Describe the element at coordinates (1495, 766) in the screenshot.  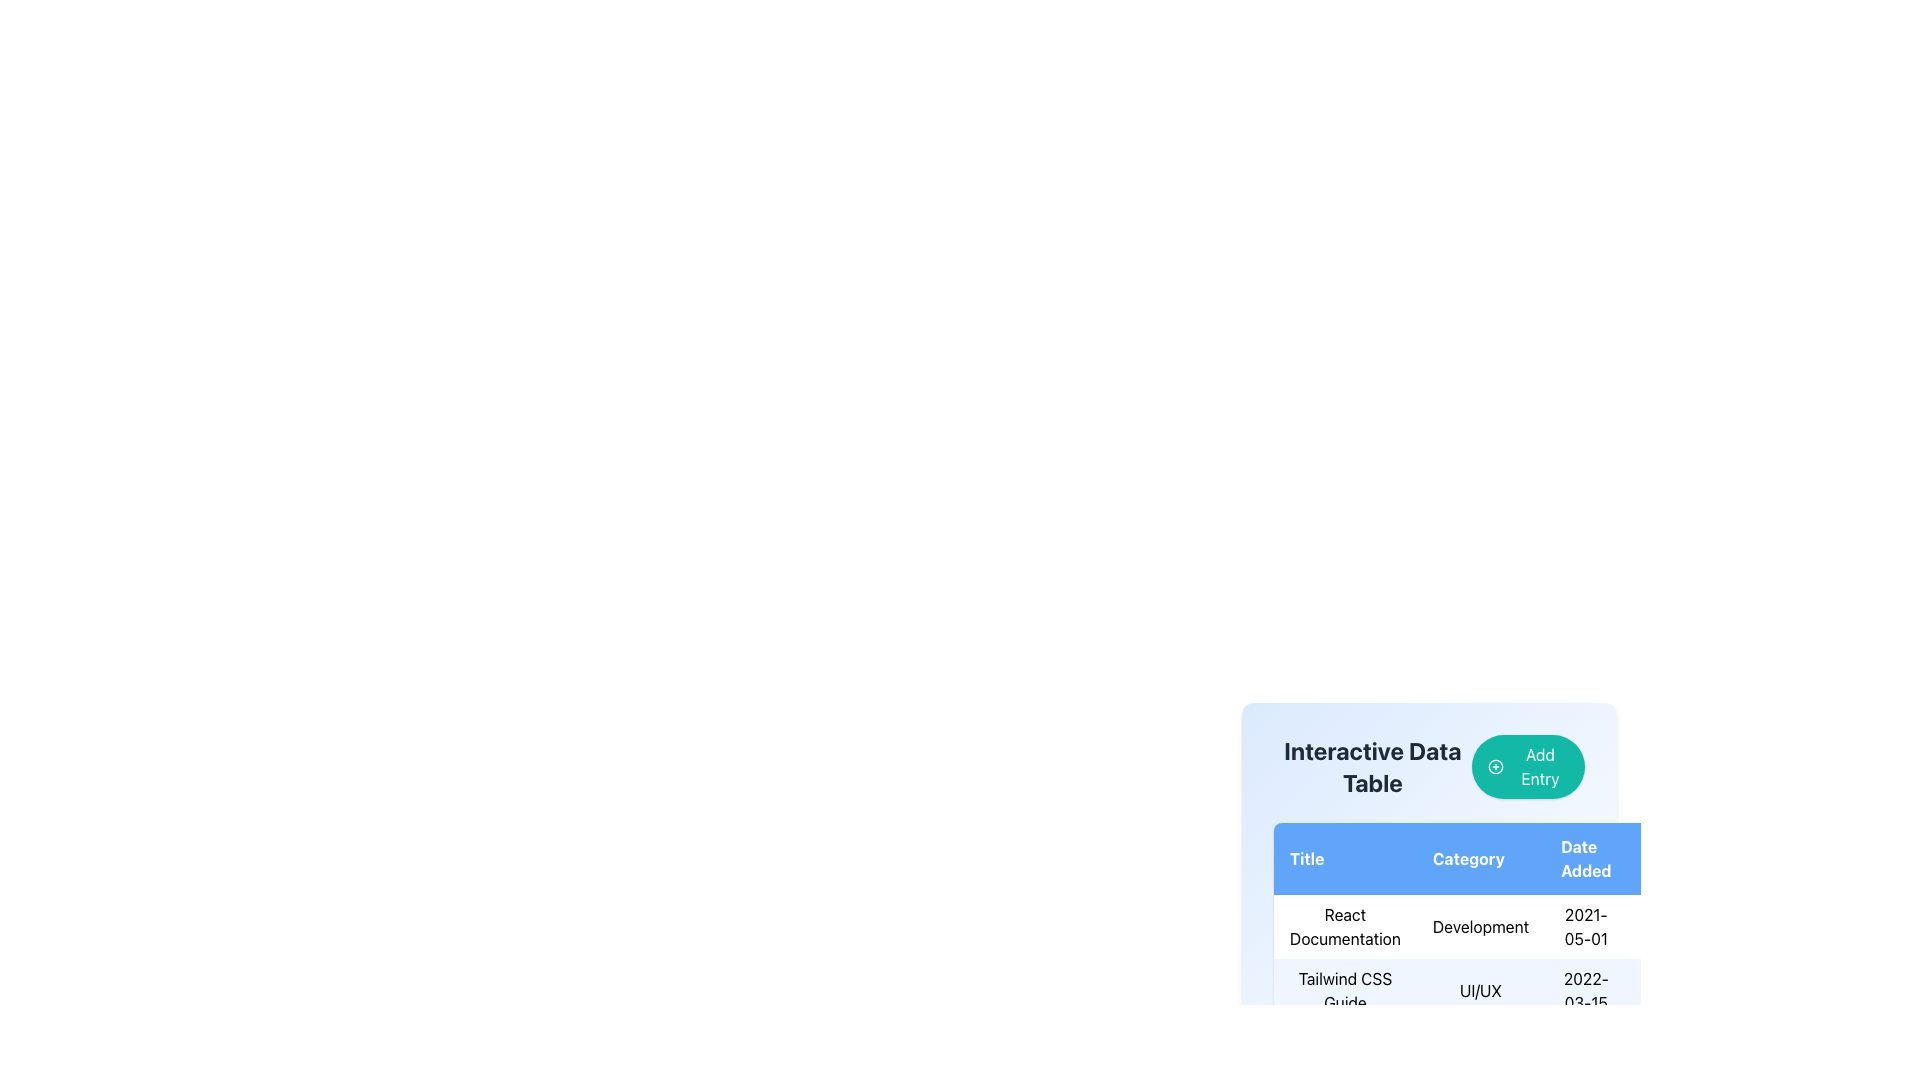
I see `the circular plus icon inside the 'Add Entry' button located in the top-right section of the interactive data table interface` at that location.